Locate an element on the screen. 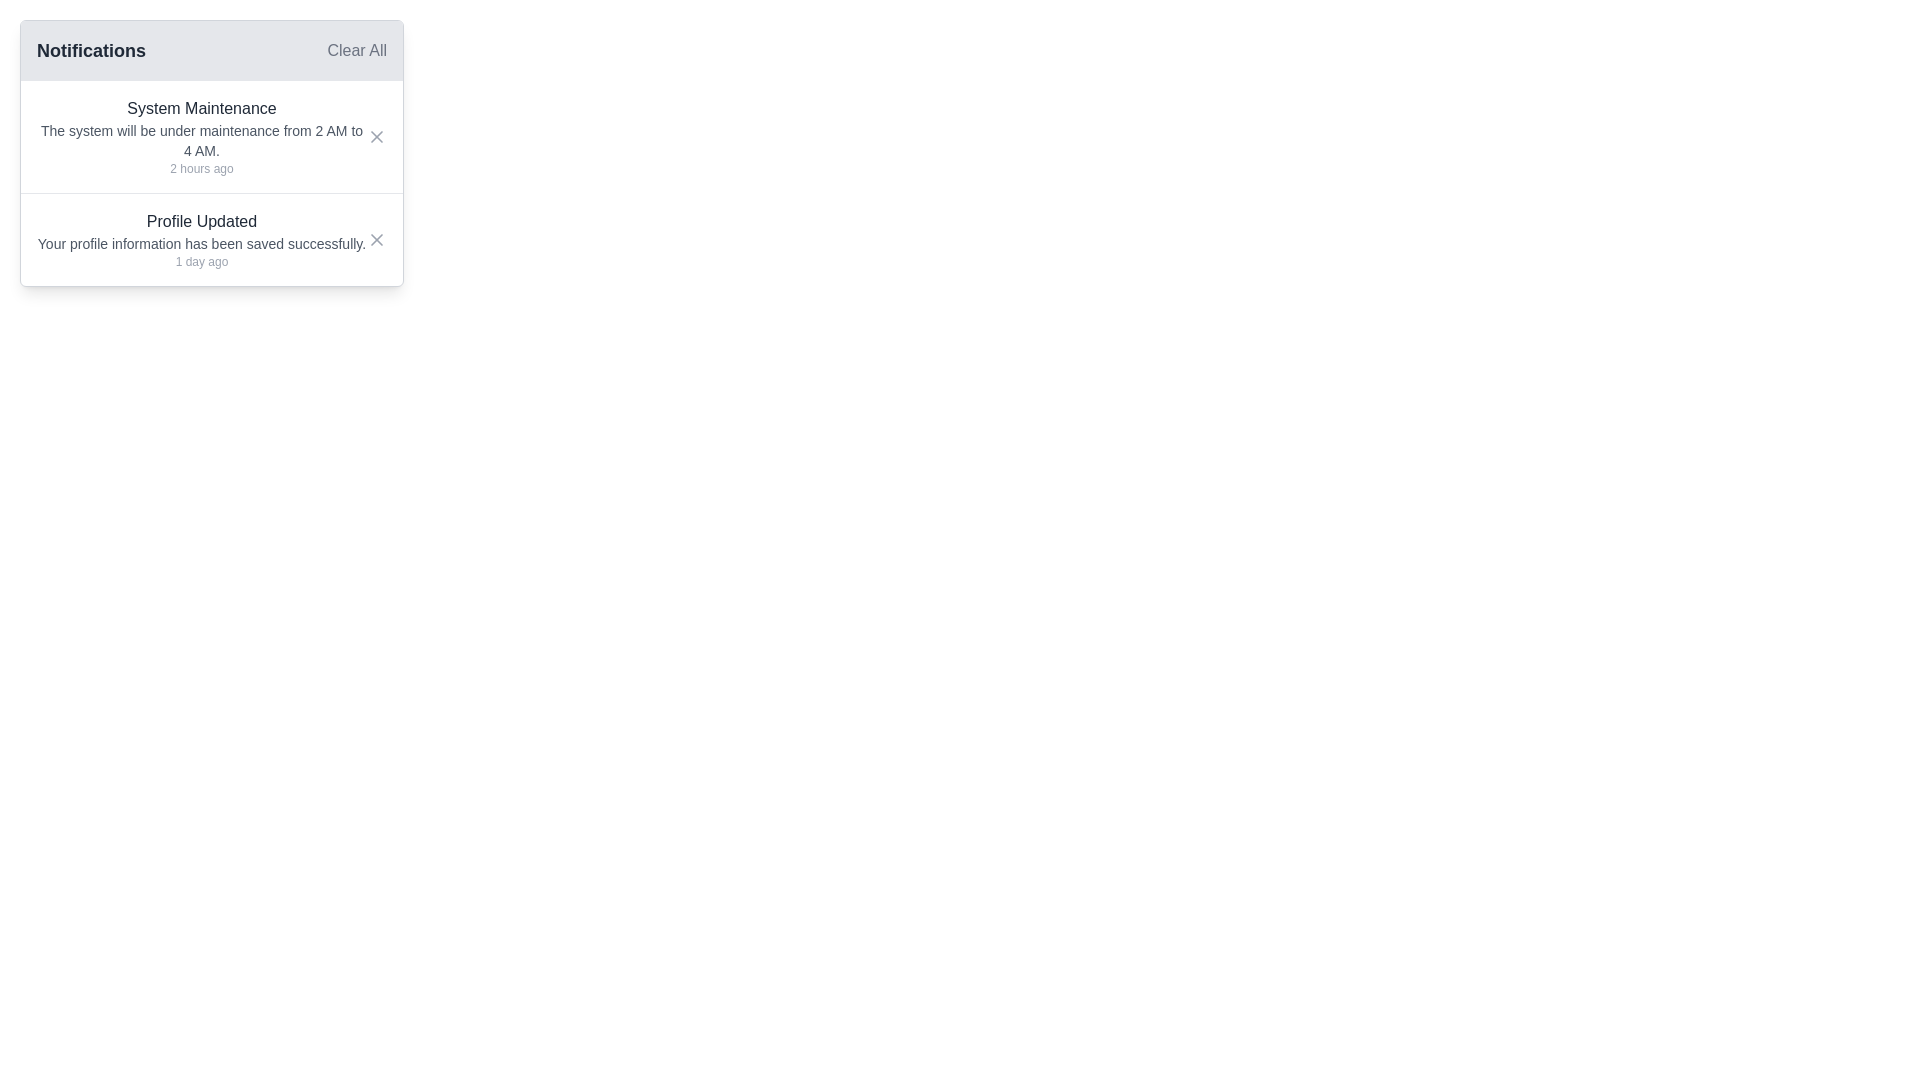  the 'Clear All' text button in the top-right corner of the notification header to observe the hover effect is located at coordinates (357, 49).